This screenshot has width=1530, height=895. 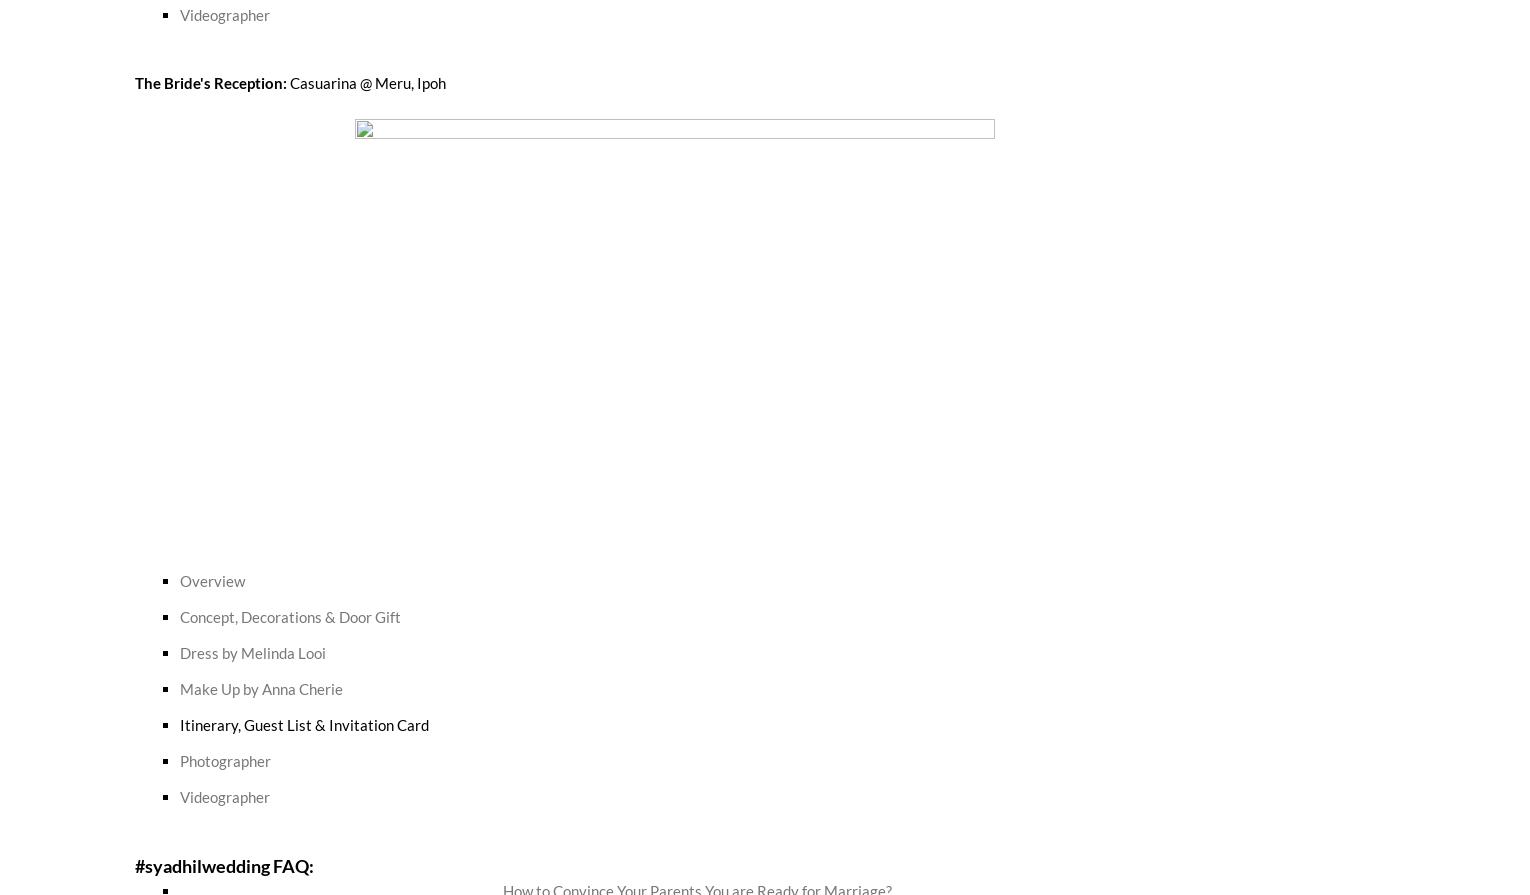 What do you see at coordinates (303, 722) in the screenshot?
I see `'Itinerary, Guest List & Invitation Card'` at bounding box center [303, 722].